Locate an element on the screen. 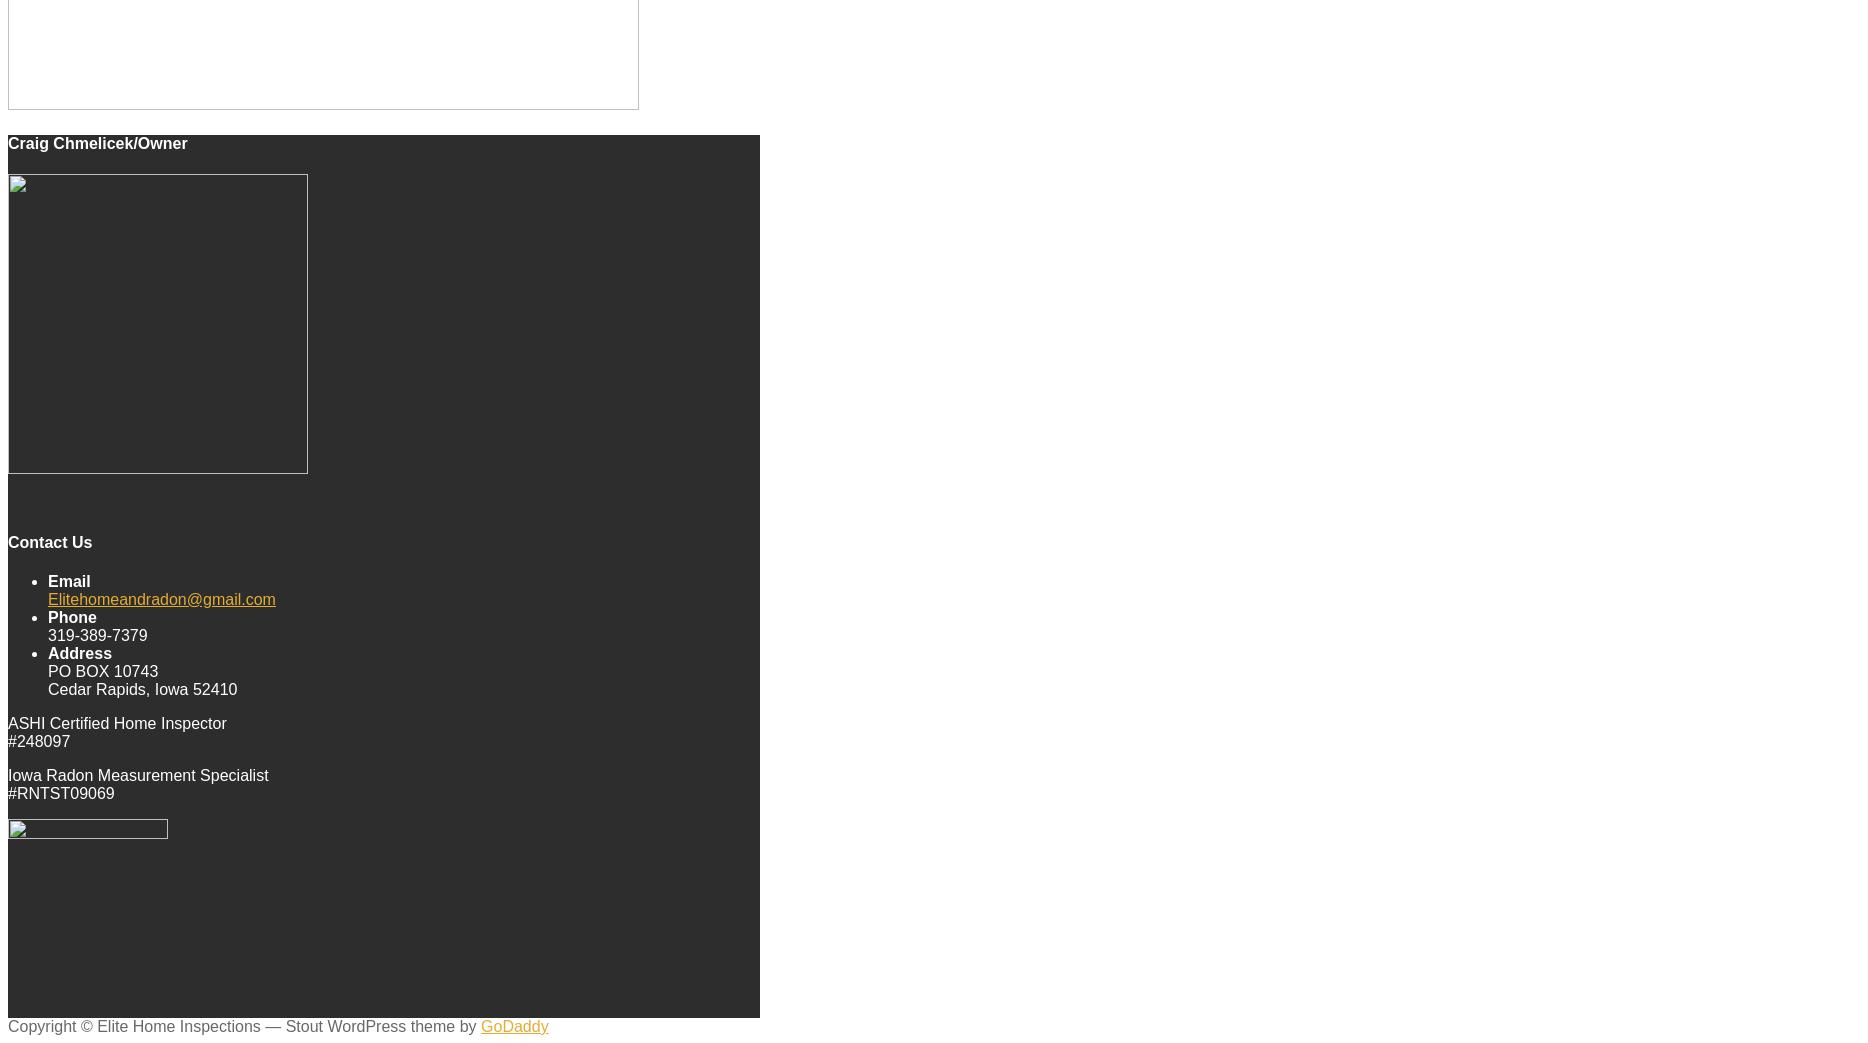 The width and height of the screenshot is (1868, 1043). 'GoDaddy' is located at coordinates (481, 1025).